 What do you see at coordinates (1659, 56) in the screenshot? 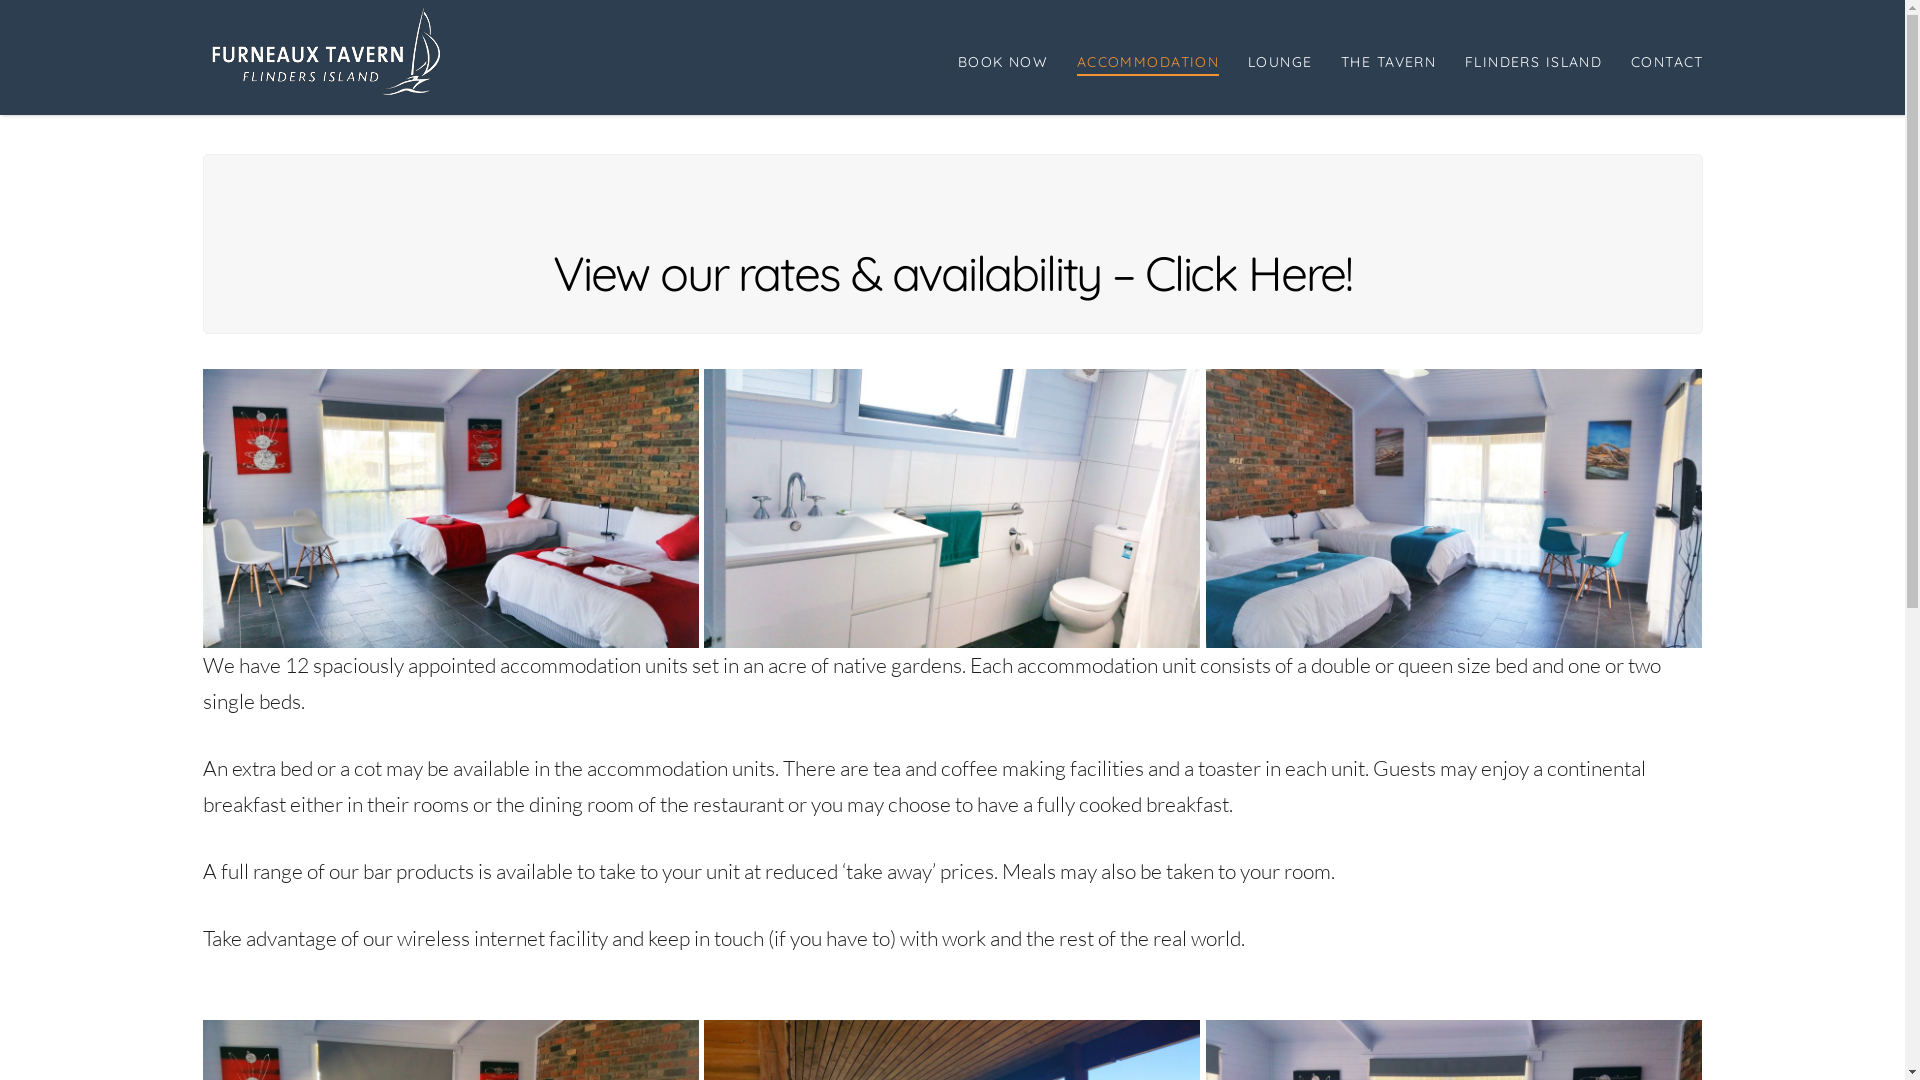
I see `'CONTACT'` at bounding box center [1659, 56].